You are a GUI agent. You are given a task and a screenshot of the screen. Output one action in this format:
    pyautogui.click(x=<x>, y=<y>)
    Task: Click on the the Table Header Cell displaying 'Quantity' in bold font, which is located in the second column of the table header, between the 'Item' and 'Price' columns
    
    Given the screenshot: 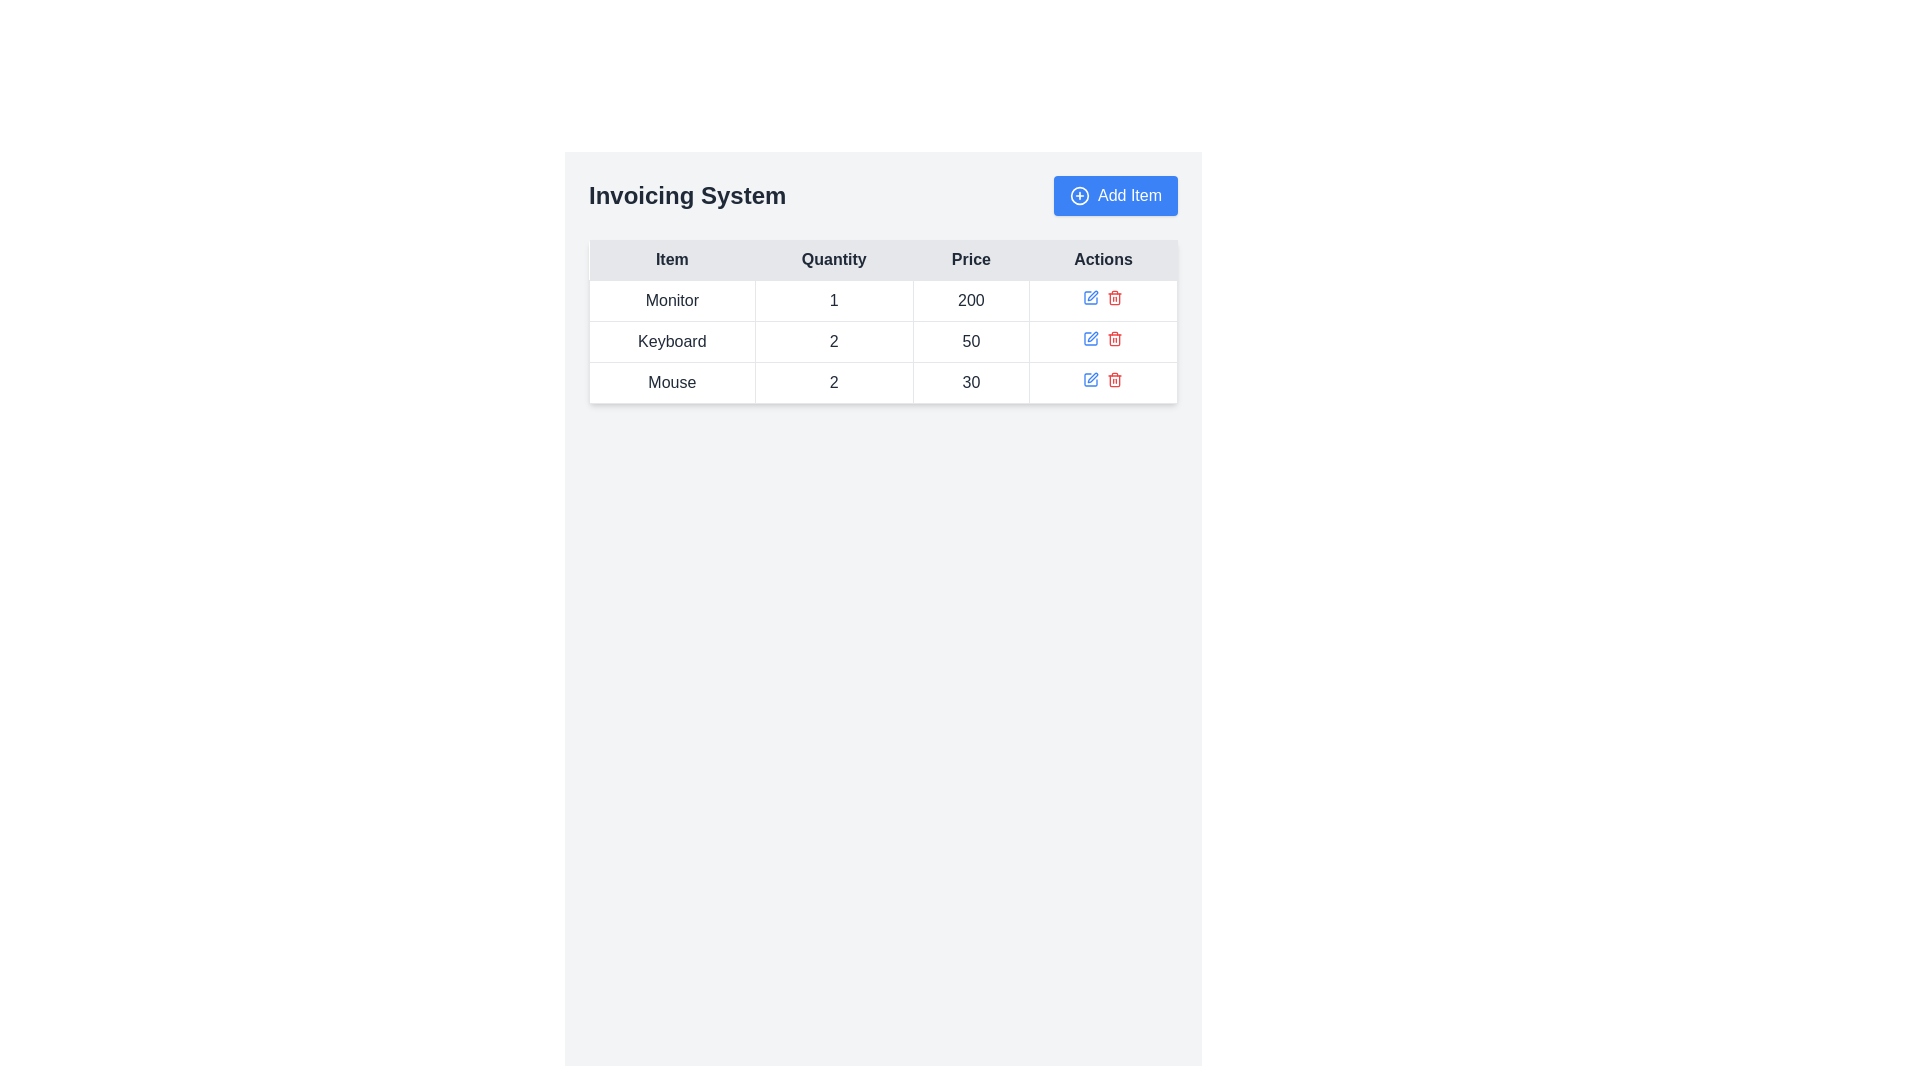 What is the action you would take?
    pyautogui.click(x=834, y=259)
    